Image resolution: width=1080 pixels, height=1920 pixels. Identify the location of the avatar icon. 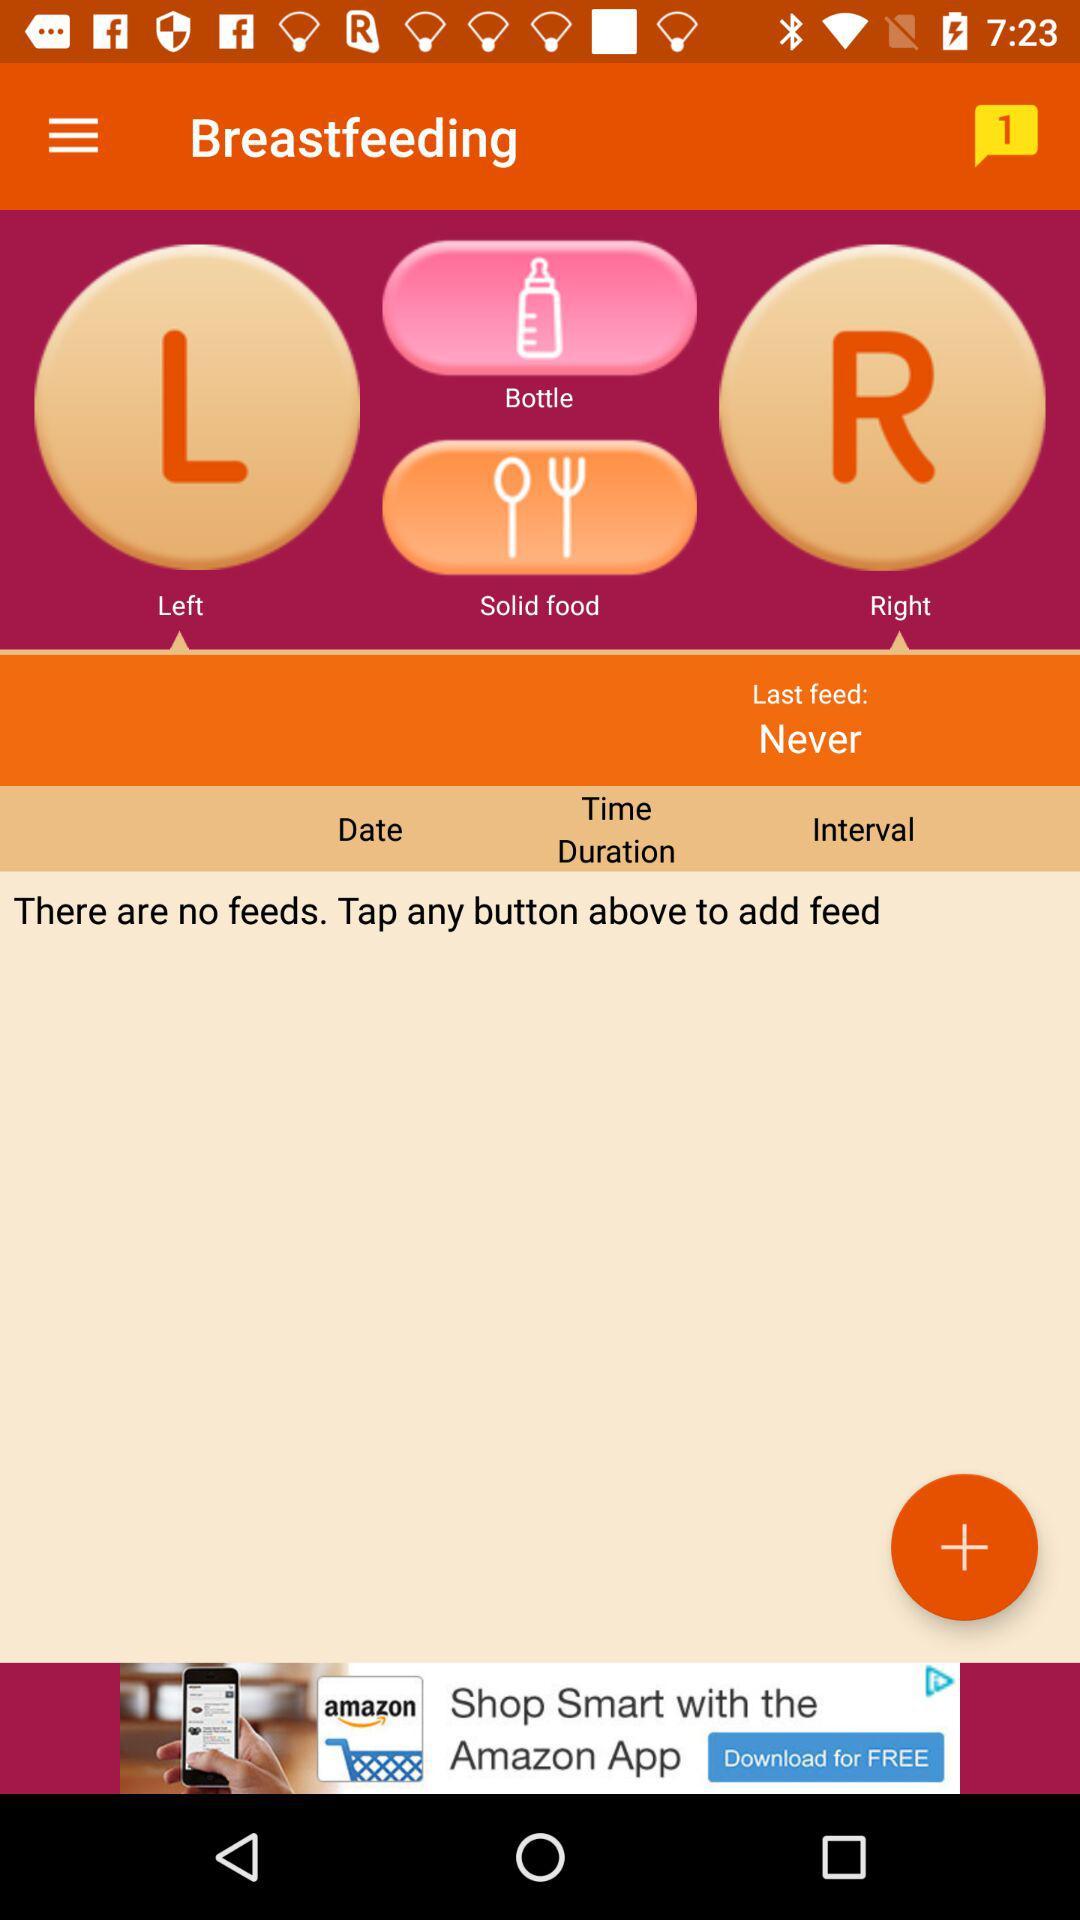
(538, 507).